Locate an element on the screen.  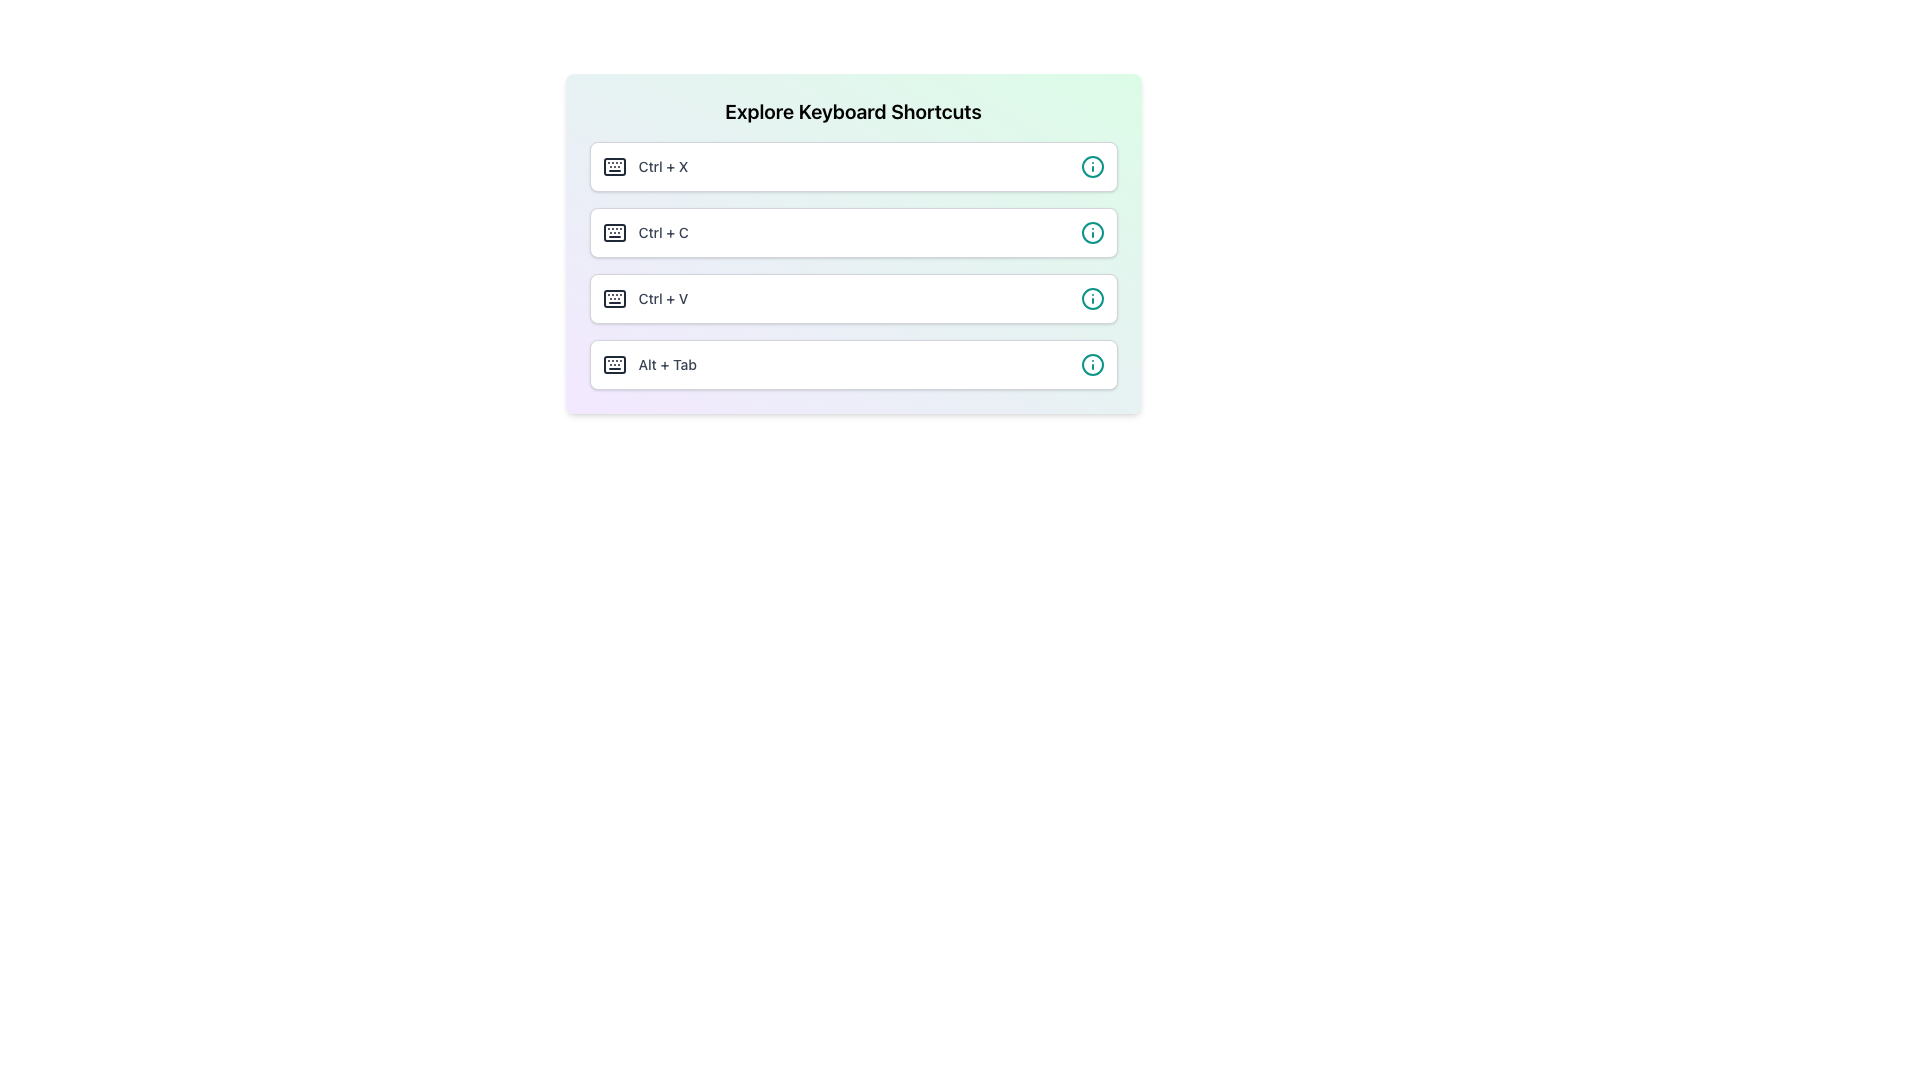
the last icon in the 'Alt + Tab' item list is located at coordinates (1091, 365).